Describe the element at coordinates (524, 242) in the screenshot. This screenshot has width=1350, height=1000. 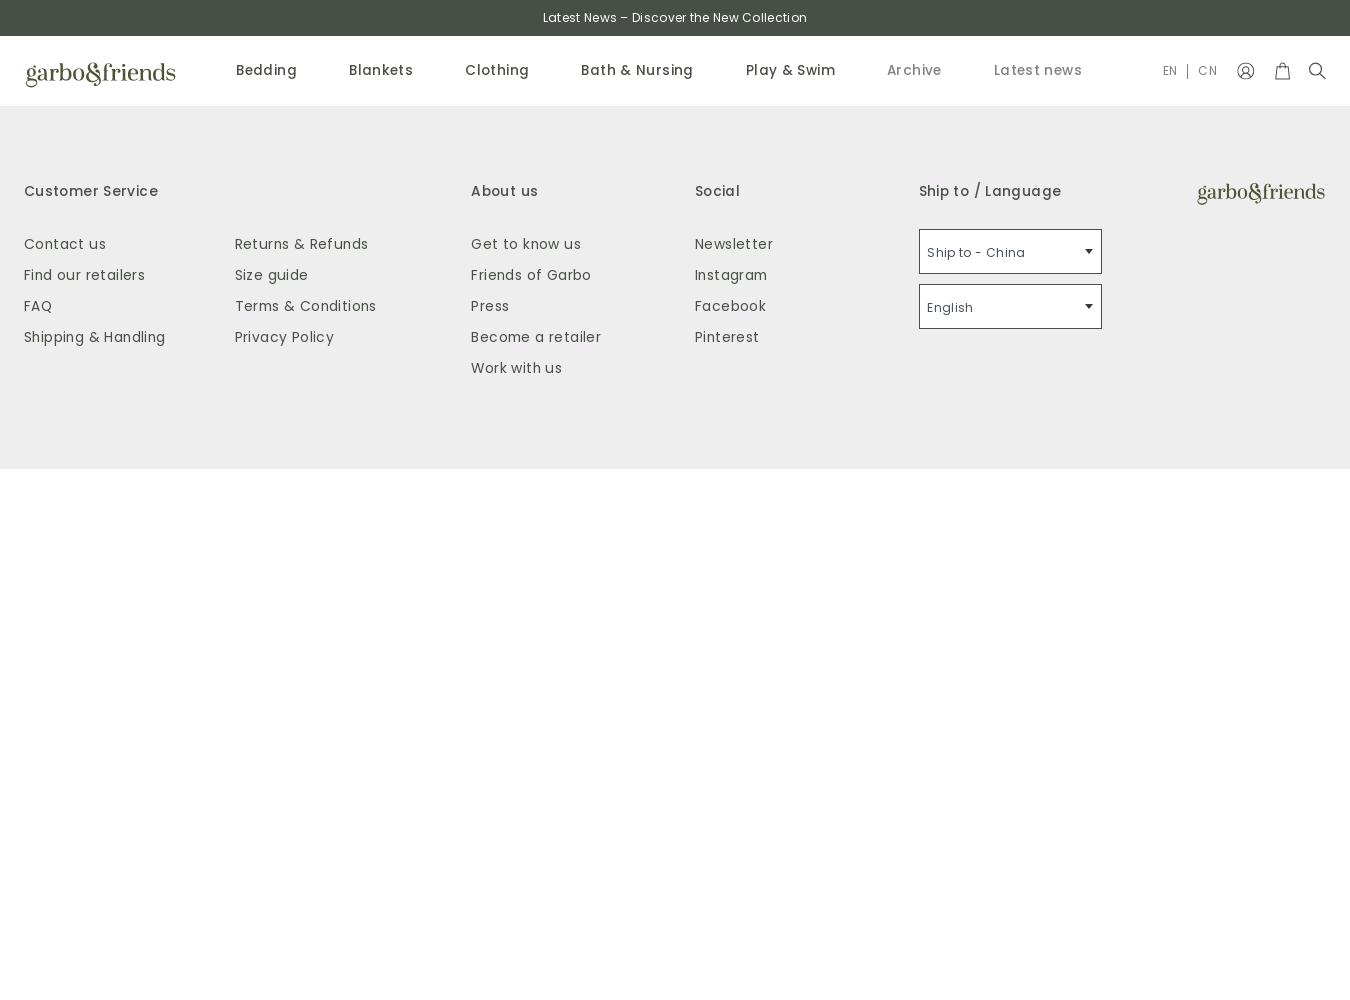
I see `'Get to know us'` at that location.